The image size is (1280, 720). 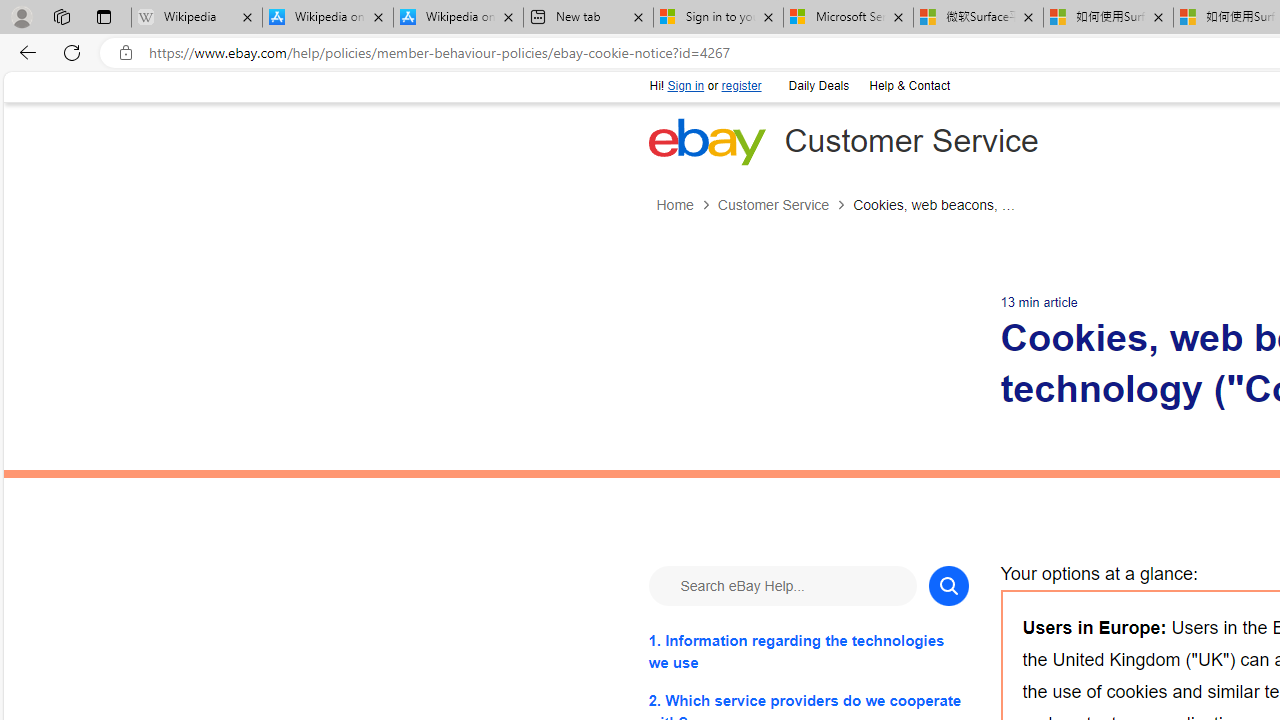 What do you see at coordinates (740, 85) in the screenshot?
I see `'register'` at bounding box center [740, 85].